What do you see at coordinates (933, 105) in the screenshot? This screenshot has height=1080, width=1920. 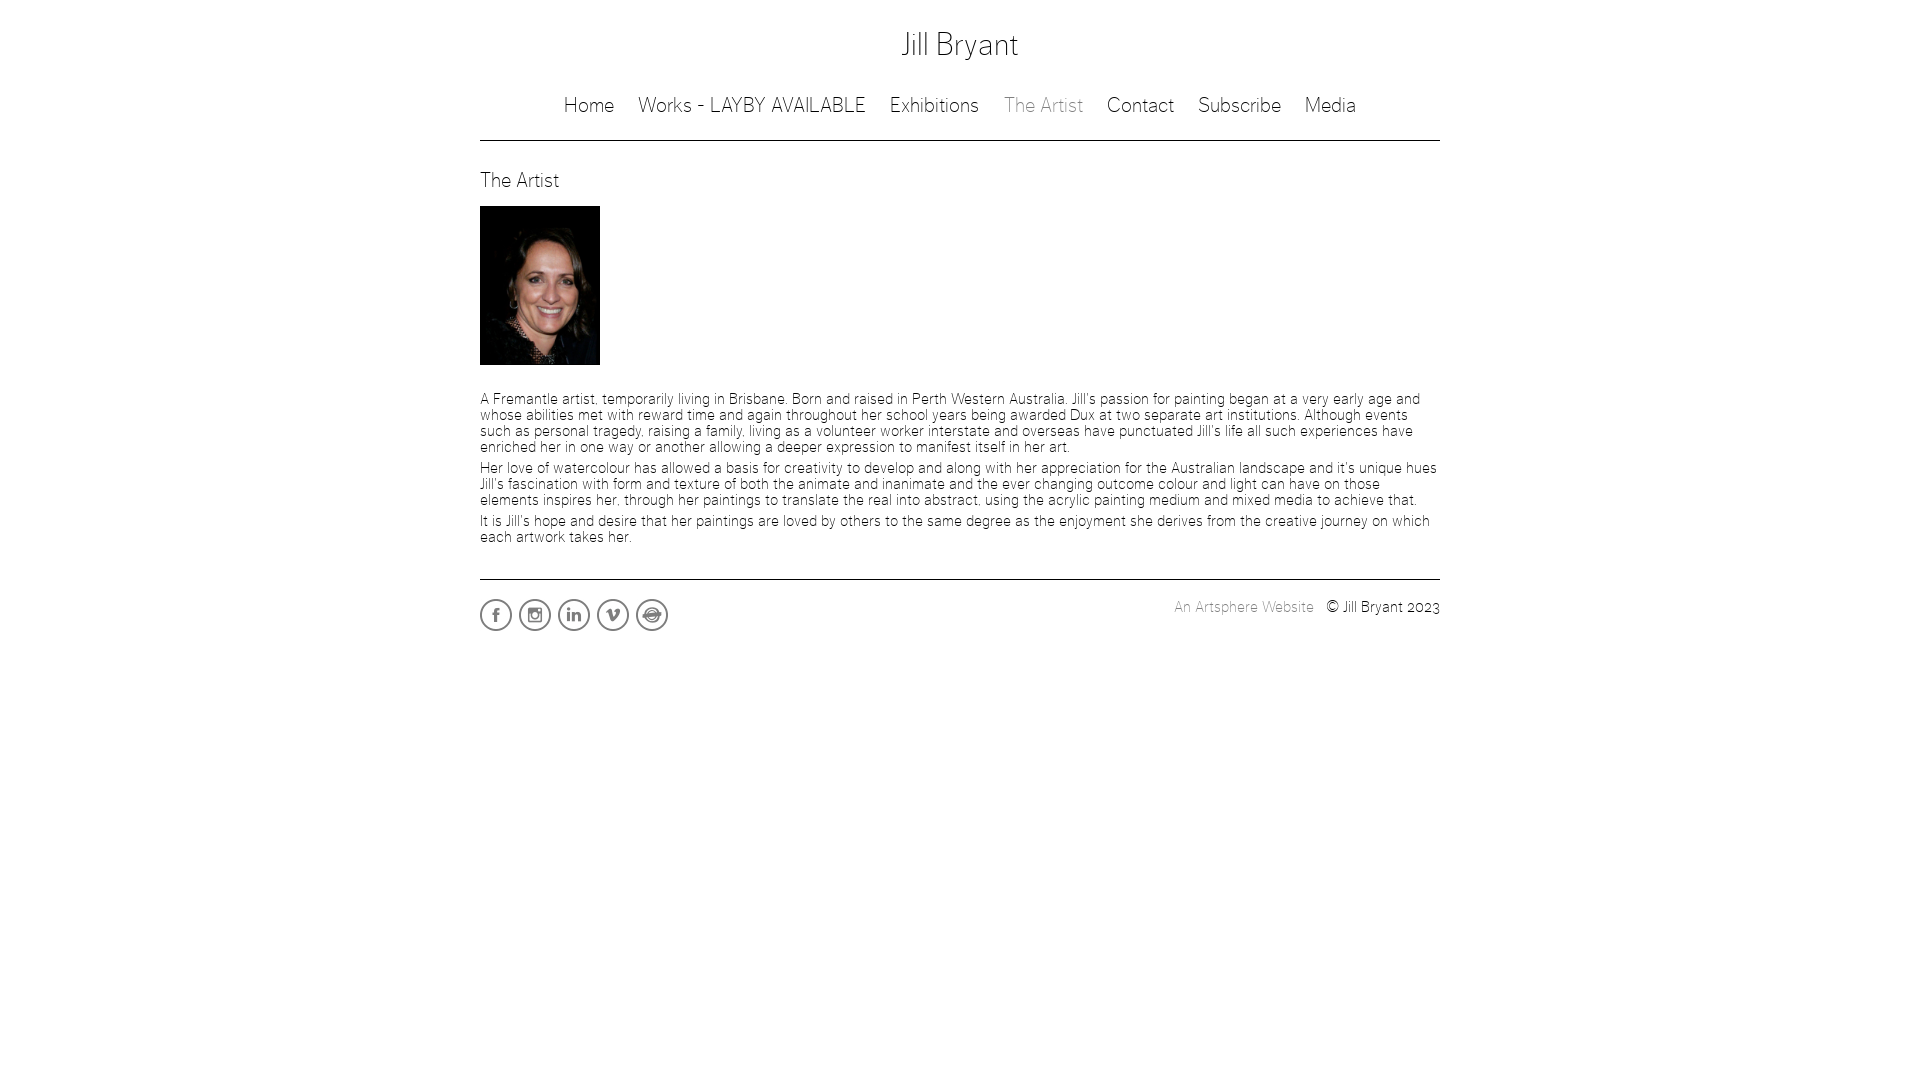 I see `'Exhibitions'` at bounding box center [933, 105].